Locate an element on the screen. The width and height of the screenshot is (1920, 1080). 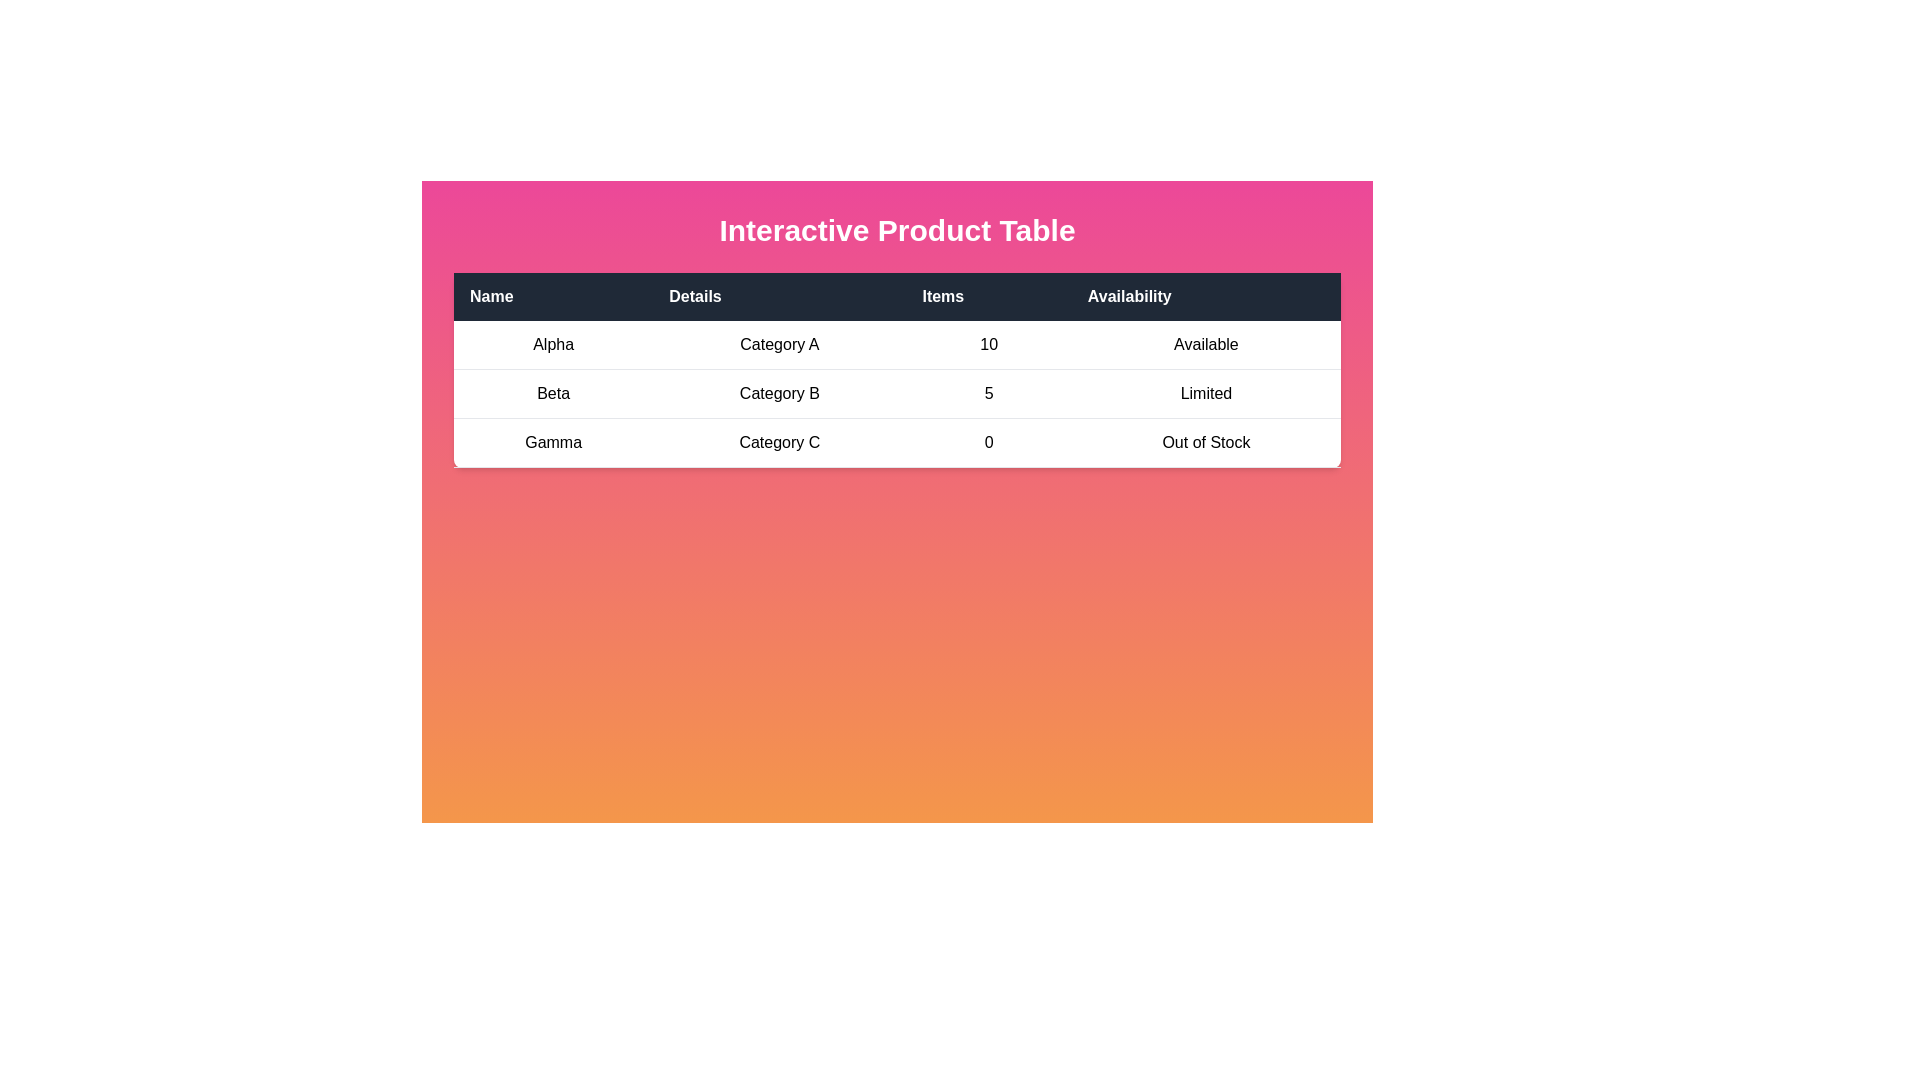
the content of the cell displaying the numeric value '5' in bold black text, located in the third cell of the 'Category B' row under the 'Items' column of the table is located at coordinates (989, 393).